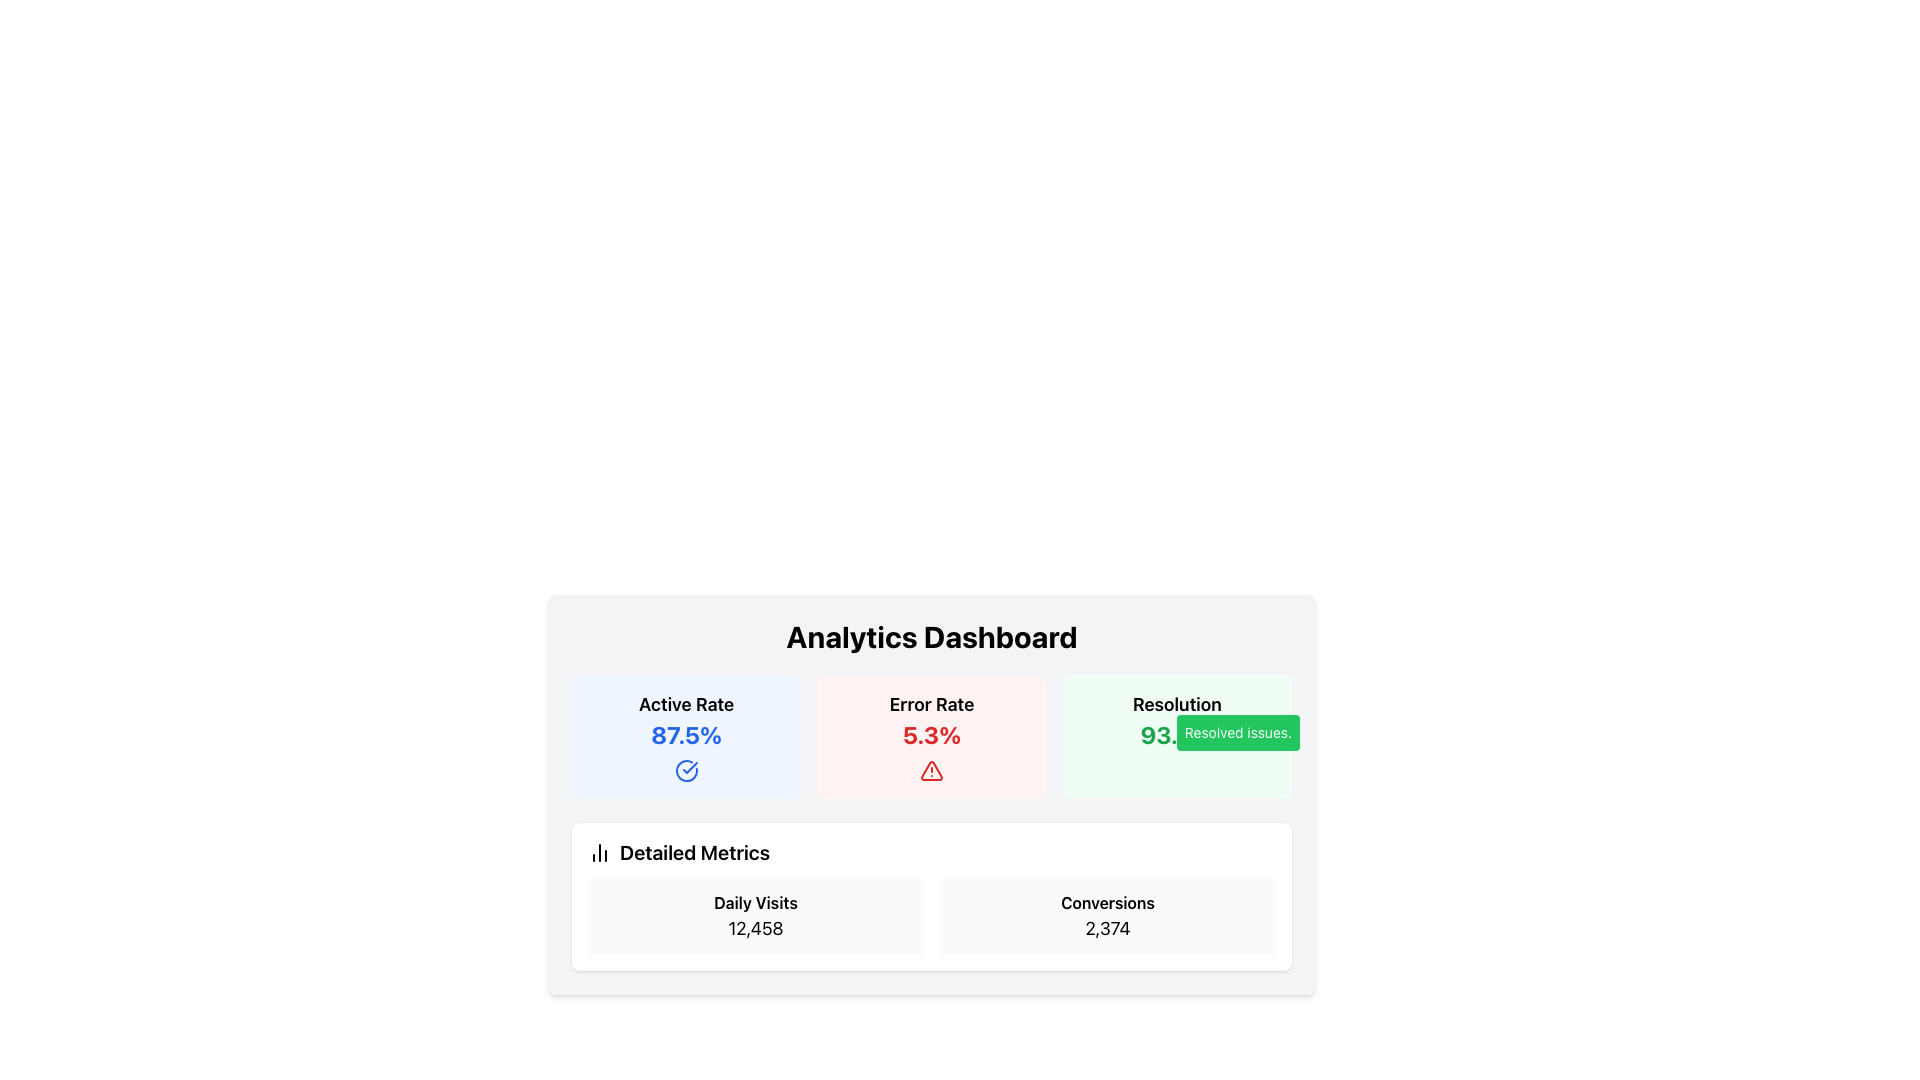 The image size is (1920, 1080). Describe the element at coordinates (686, 704) in the screenshot. I see `the Text Label that serves as the title for the active rate statistic` at that location.